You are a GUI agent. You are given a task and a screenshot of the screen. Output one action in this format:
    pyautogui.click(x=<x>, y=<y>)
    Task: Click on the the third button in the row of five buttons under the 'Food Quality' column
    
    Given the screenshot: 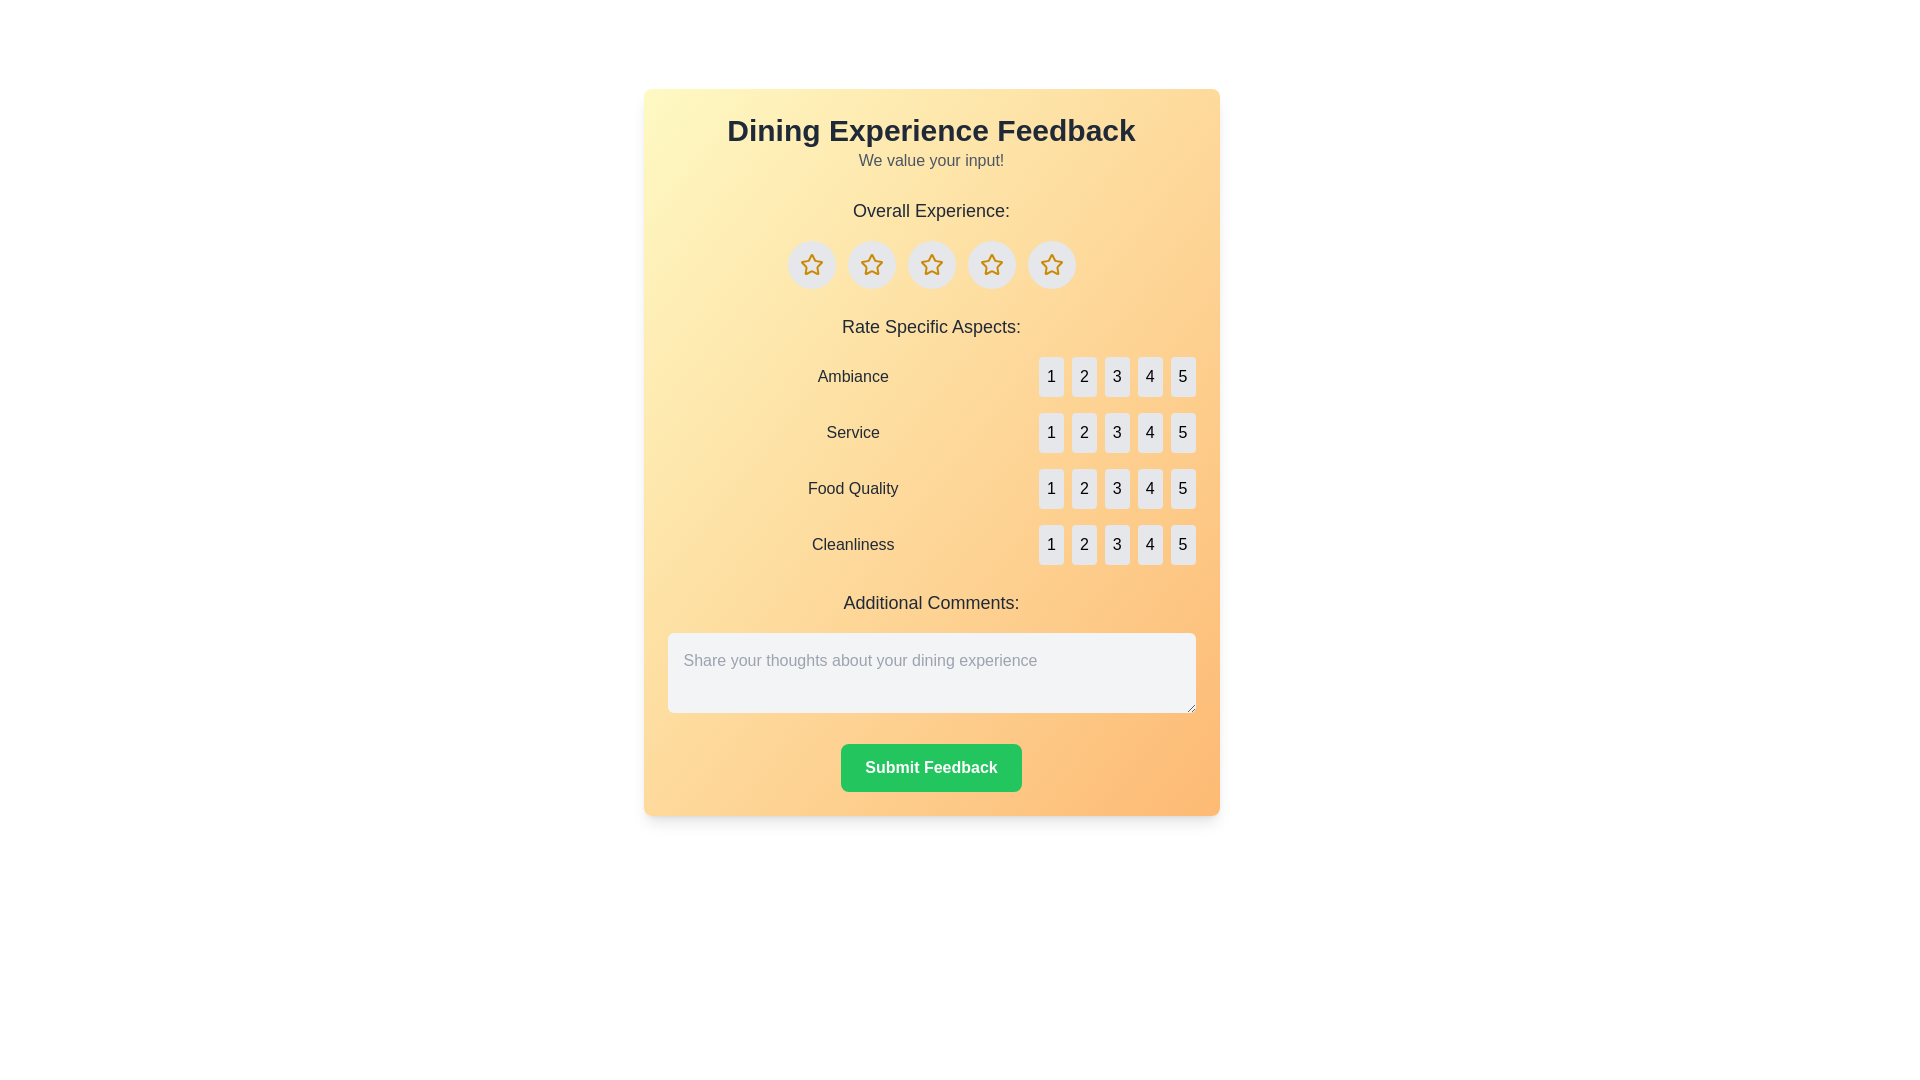 What is the action you would take?
    pyautogui.click(x=1116, y=489)
    